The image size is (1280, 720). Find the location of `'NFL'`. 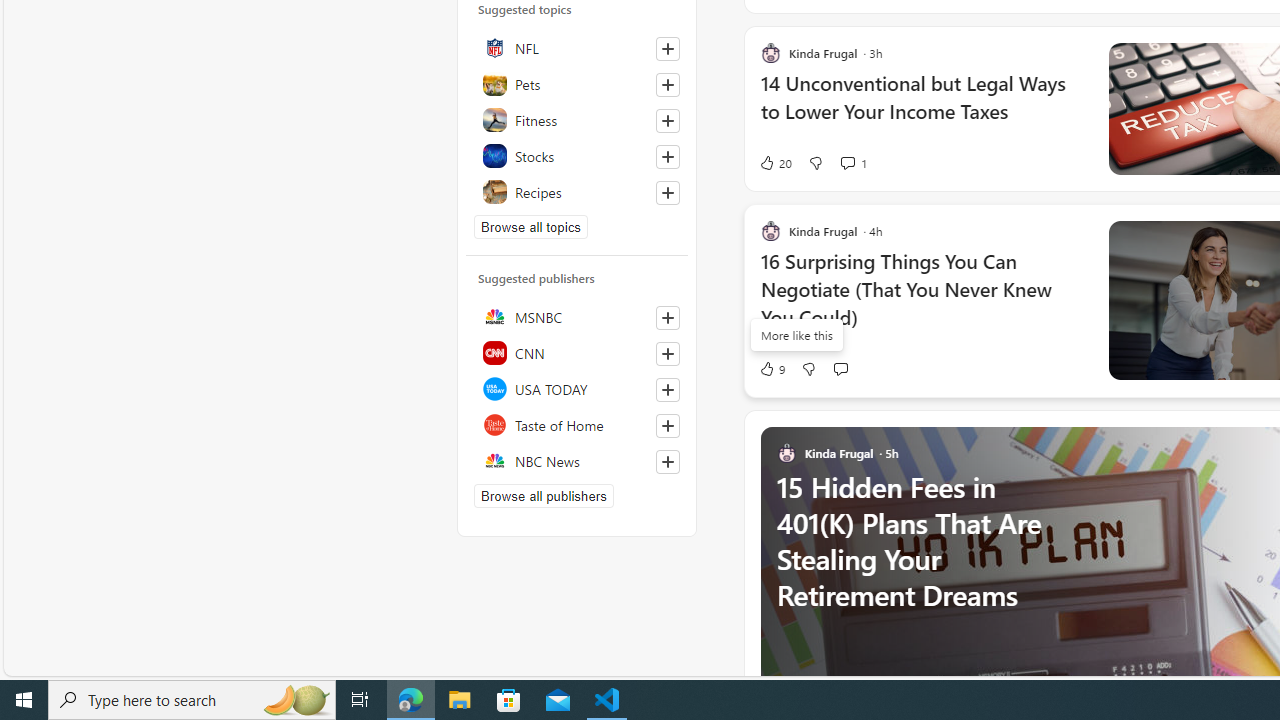

'NFL' is located at coordinates (576, 46).